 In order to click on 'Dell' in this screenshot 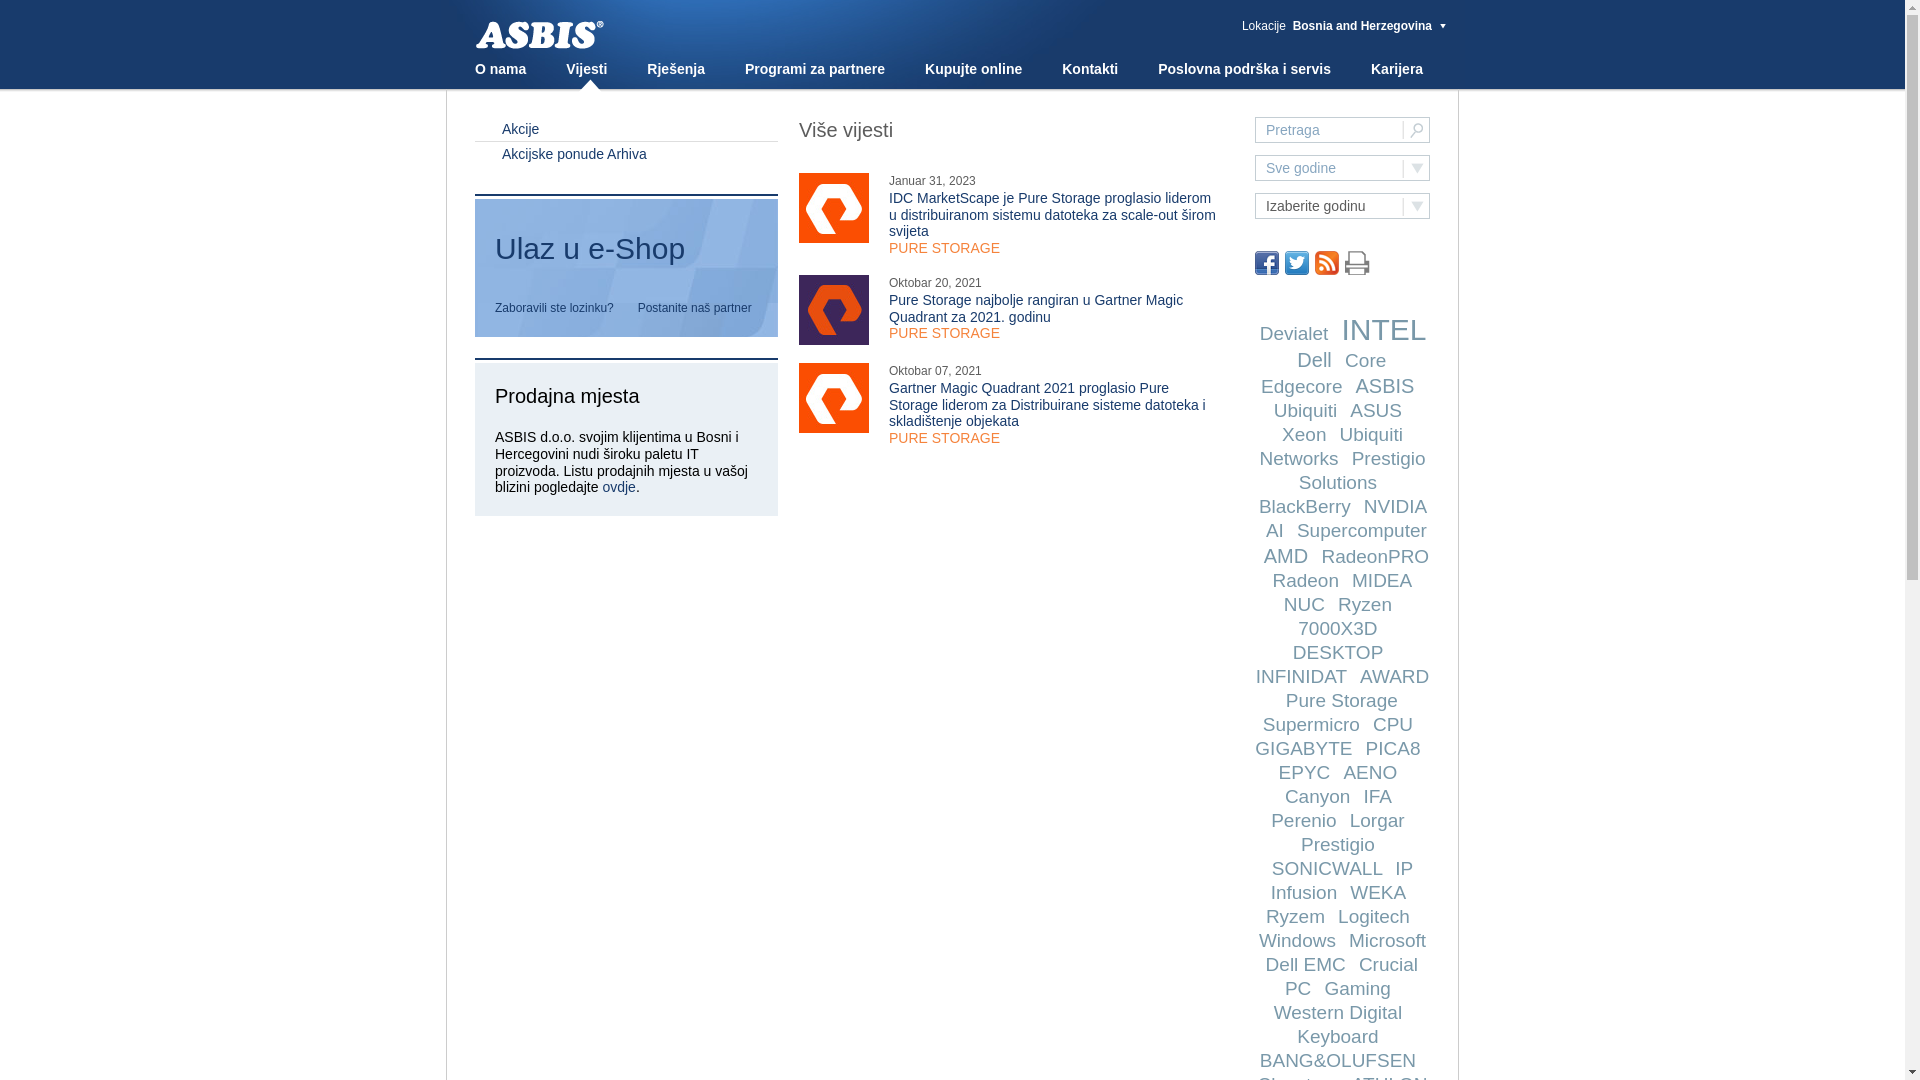, I will do `click(1314, 358)`.